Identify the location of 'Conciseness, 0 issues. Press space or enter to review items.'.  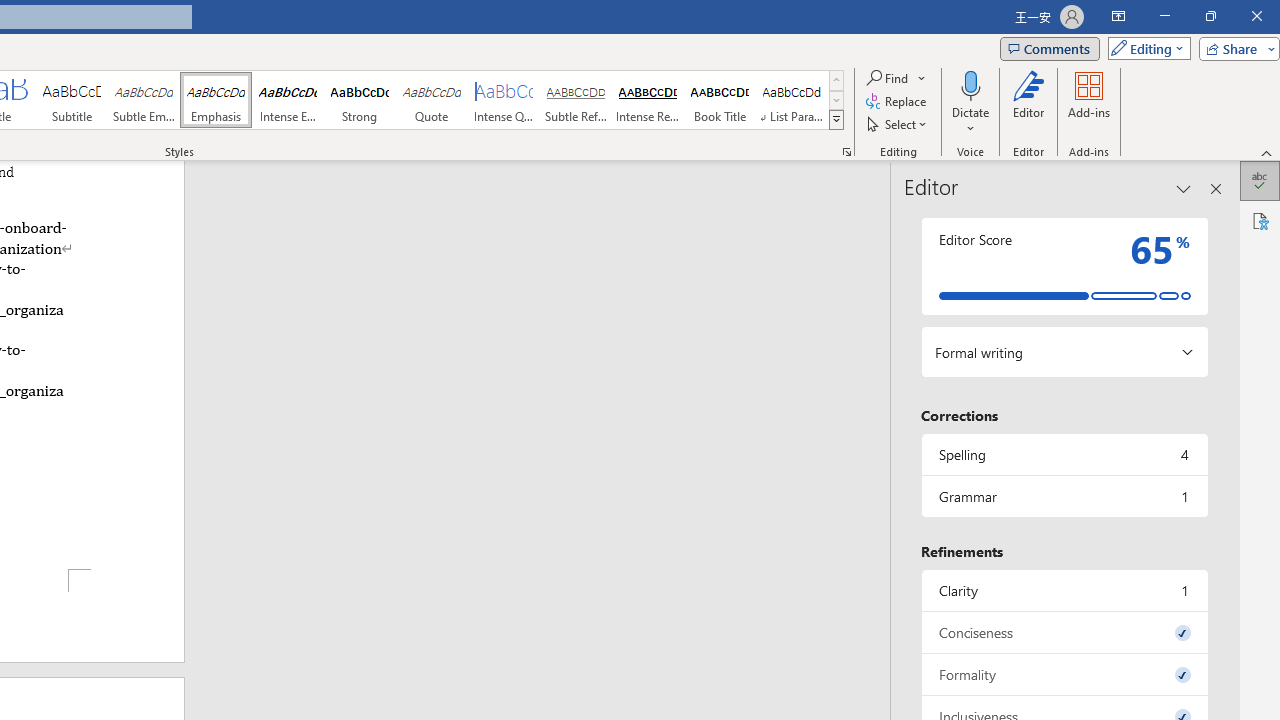
(1063, 632).